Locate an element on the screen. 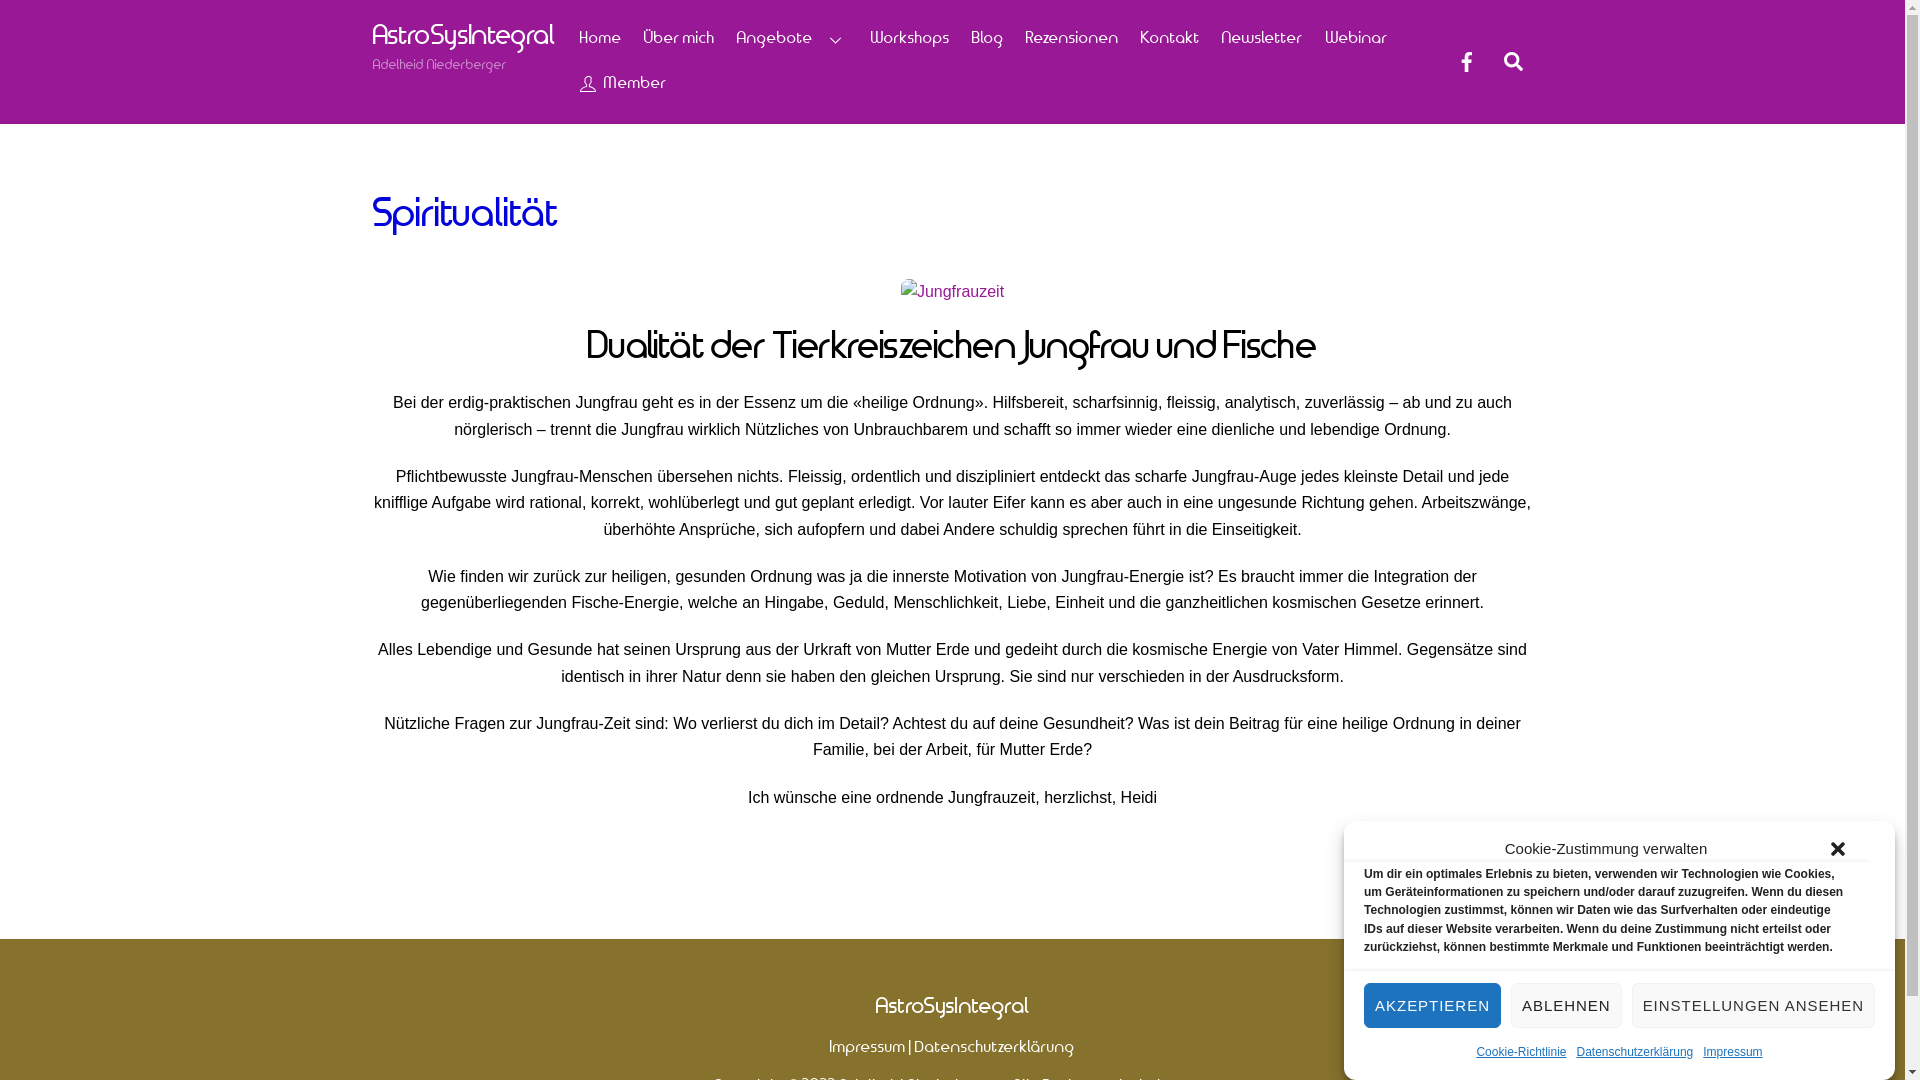  'ABLEHNEN' is located at coordinates (1565, 1006).